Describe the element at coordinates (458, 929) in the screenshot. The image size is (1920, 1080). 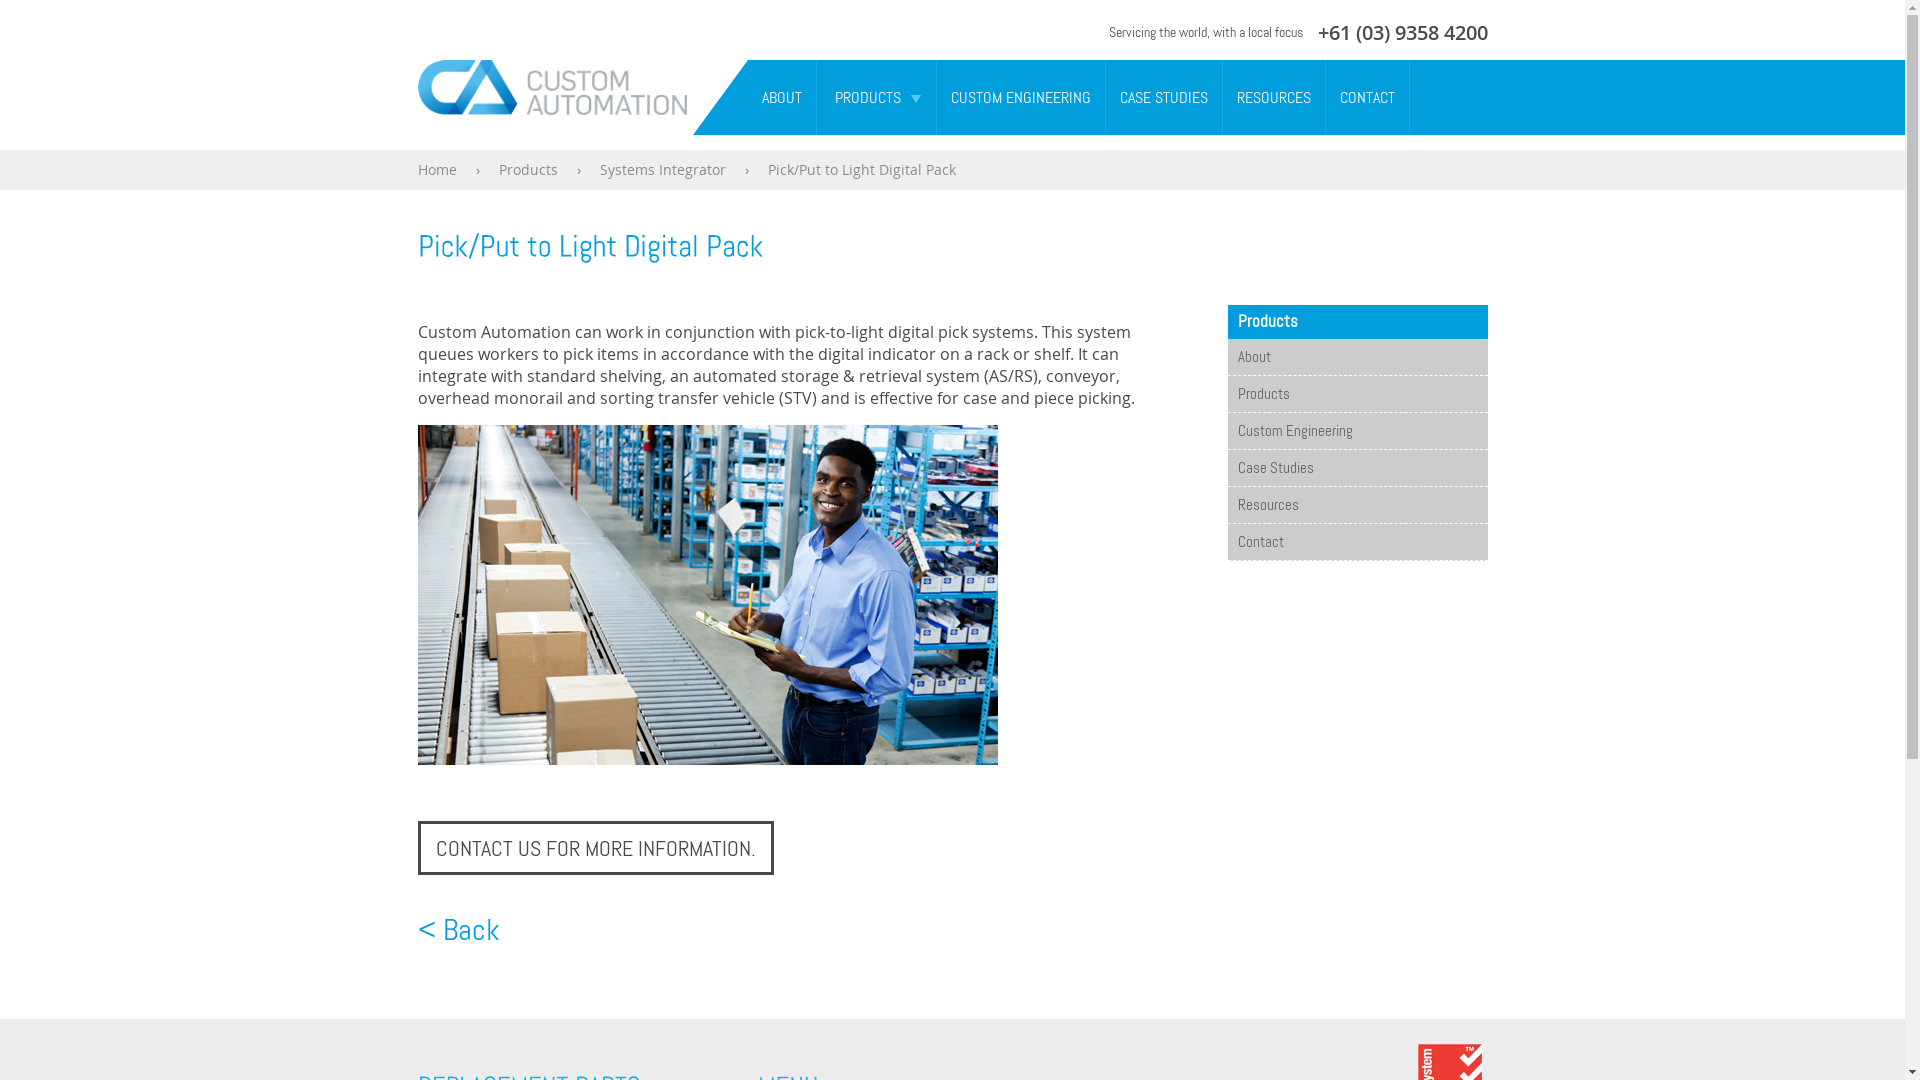
I see `'< Back'` at that location.